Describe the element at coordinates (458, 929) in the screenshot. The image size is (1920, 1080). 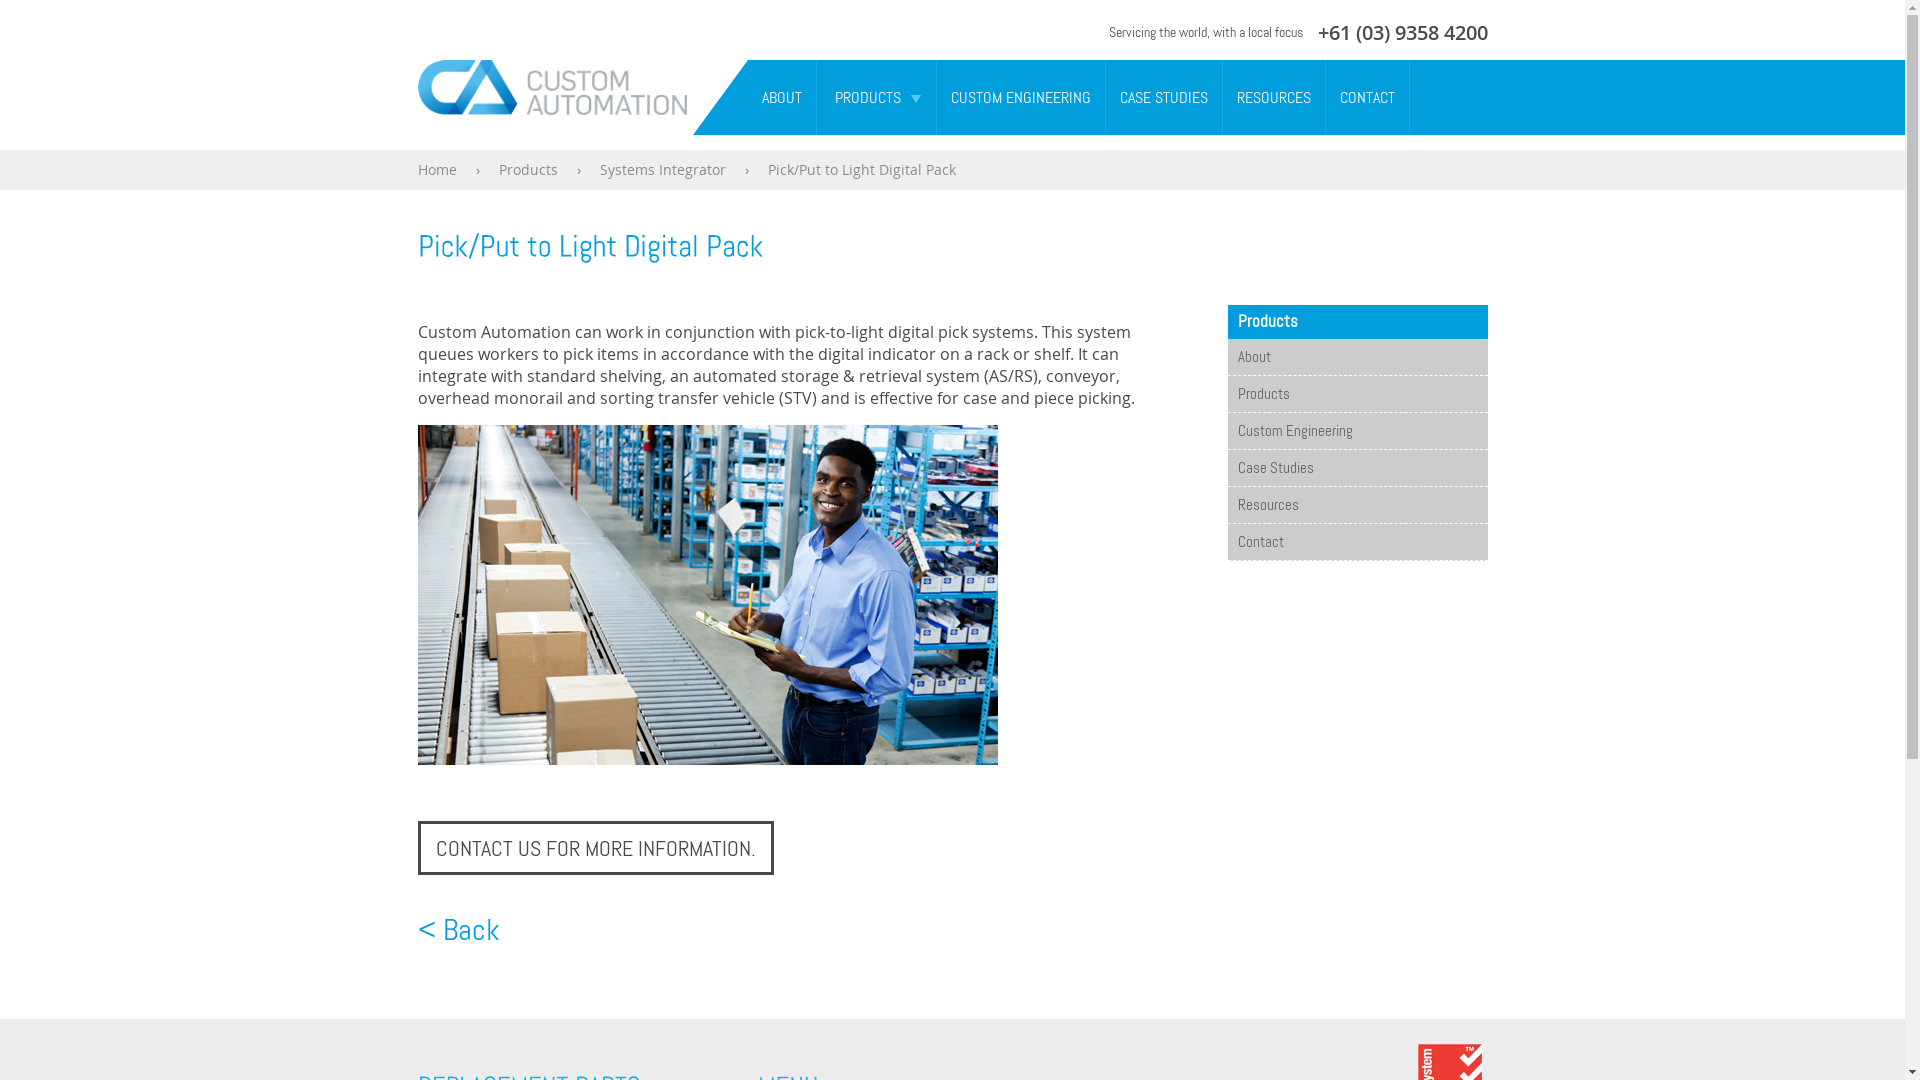
I see `'< Back'` at that location.